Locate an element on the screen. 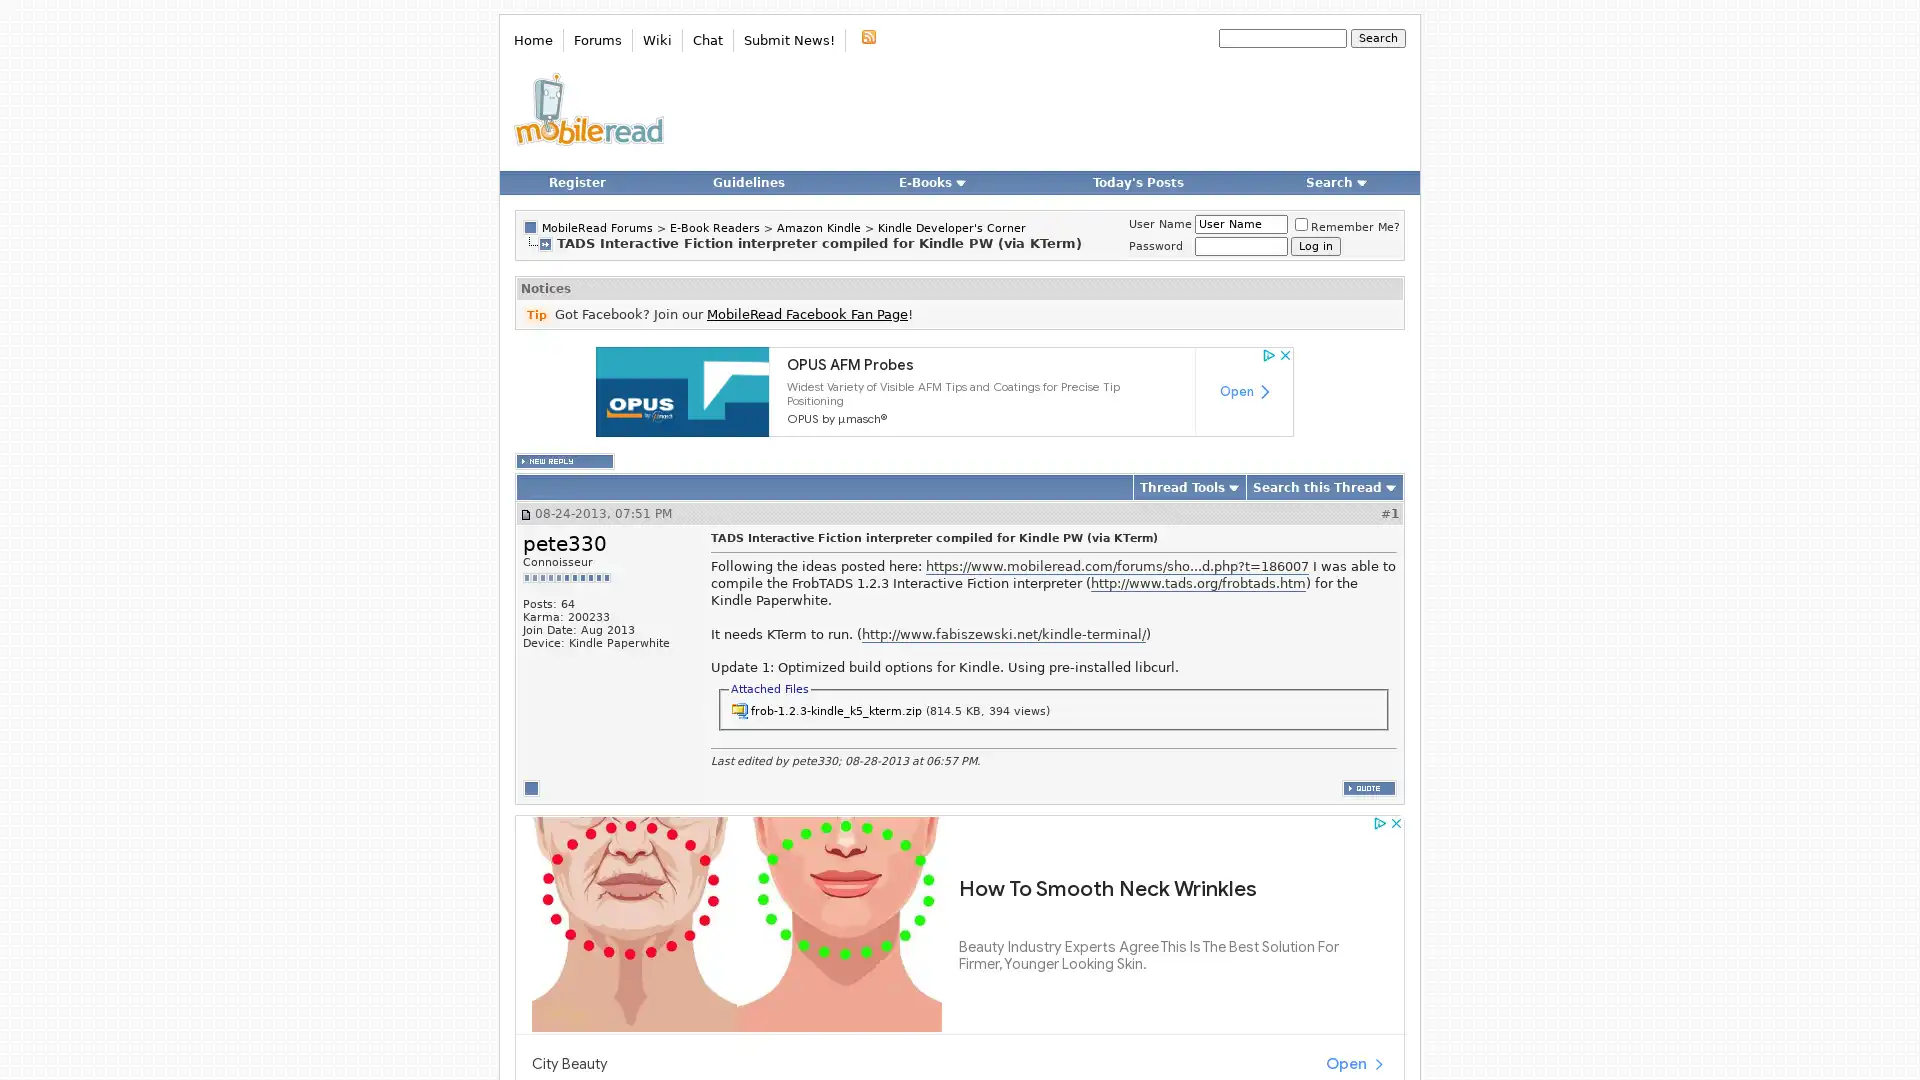  Search is located at coordinates (1377, 38).